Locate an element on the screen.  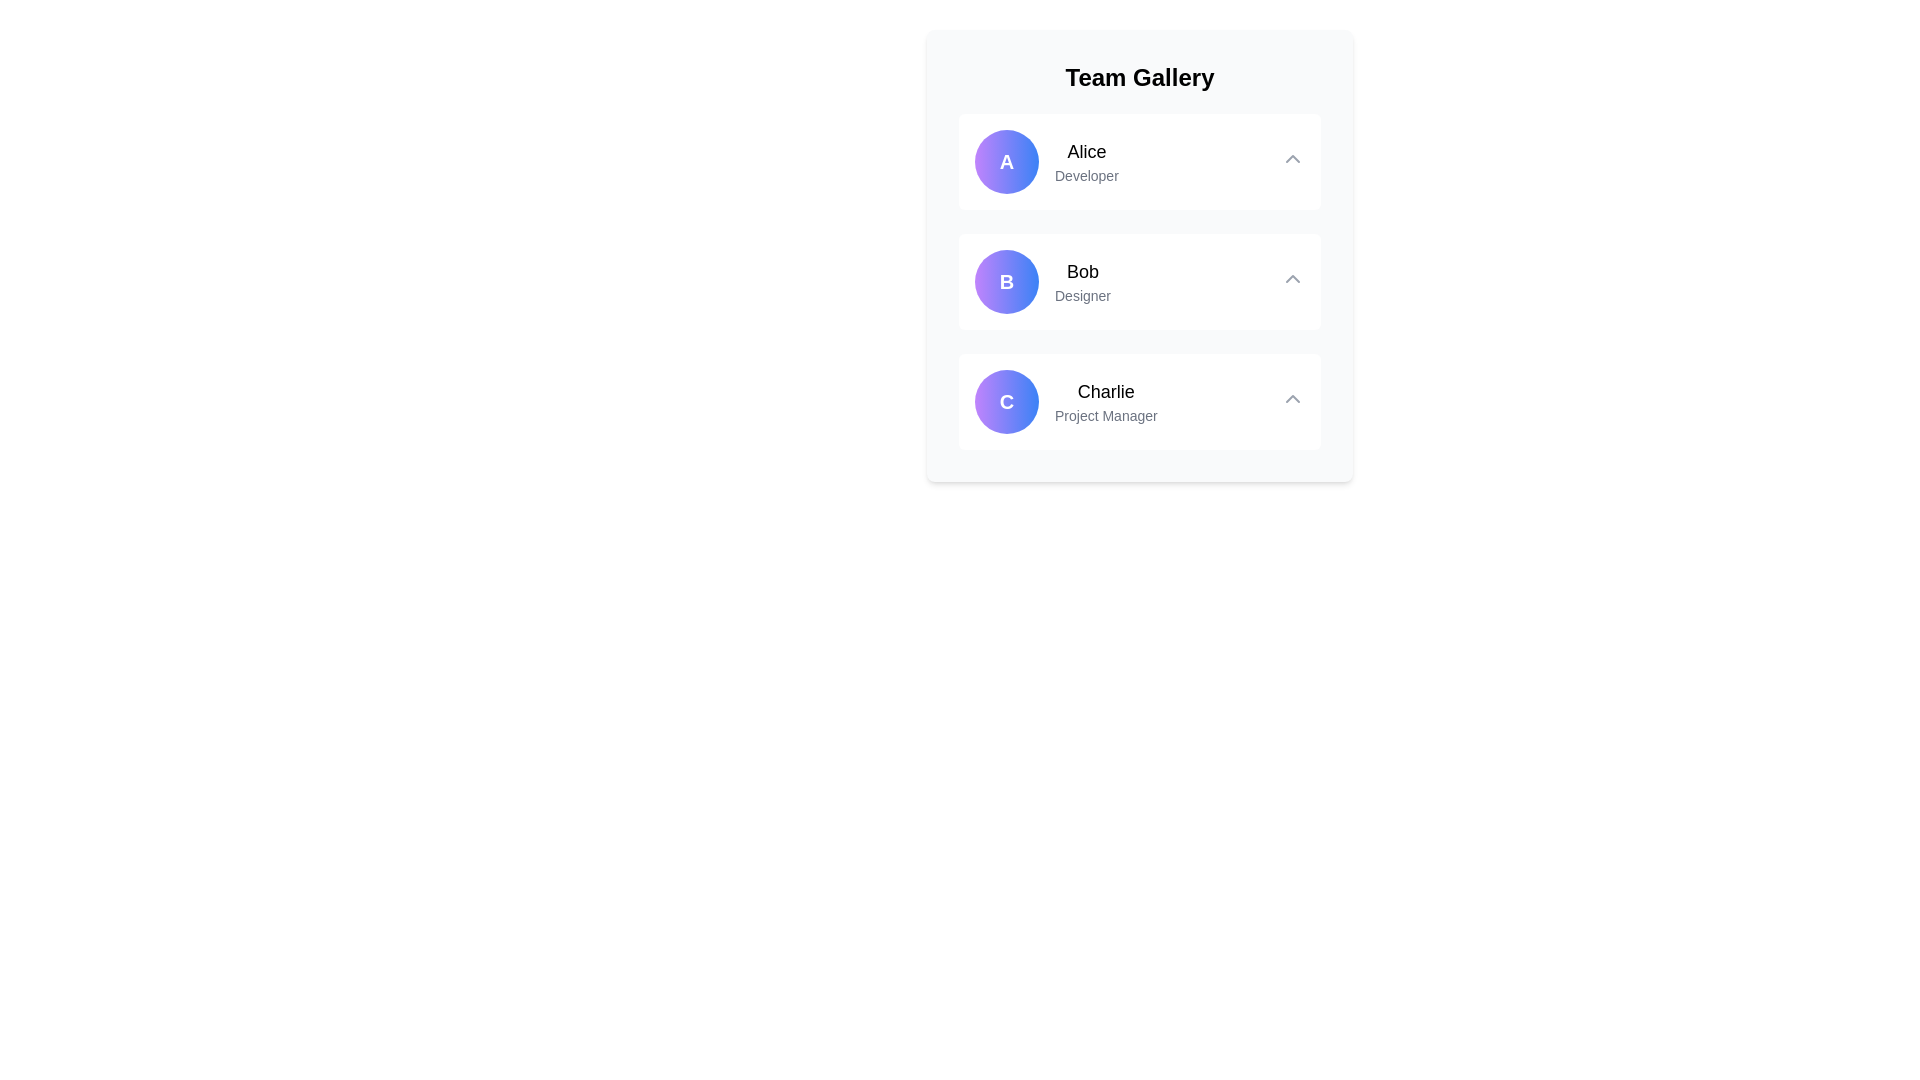
the circular avatar with a gradient background and the bold white letter 'B' centered within, which is the first item in the section for 'Bob' is located at coordinates (1007, 281).